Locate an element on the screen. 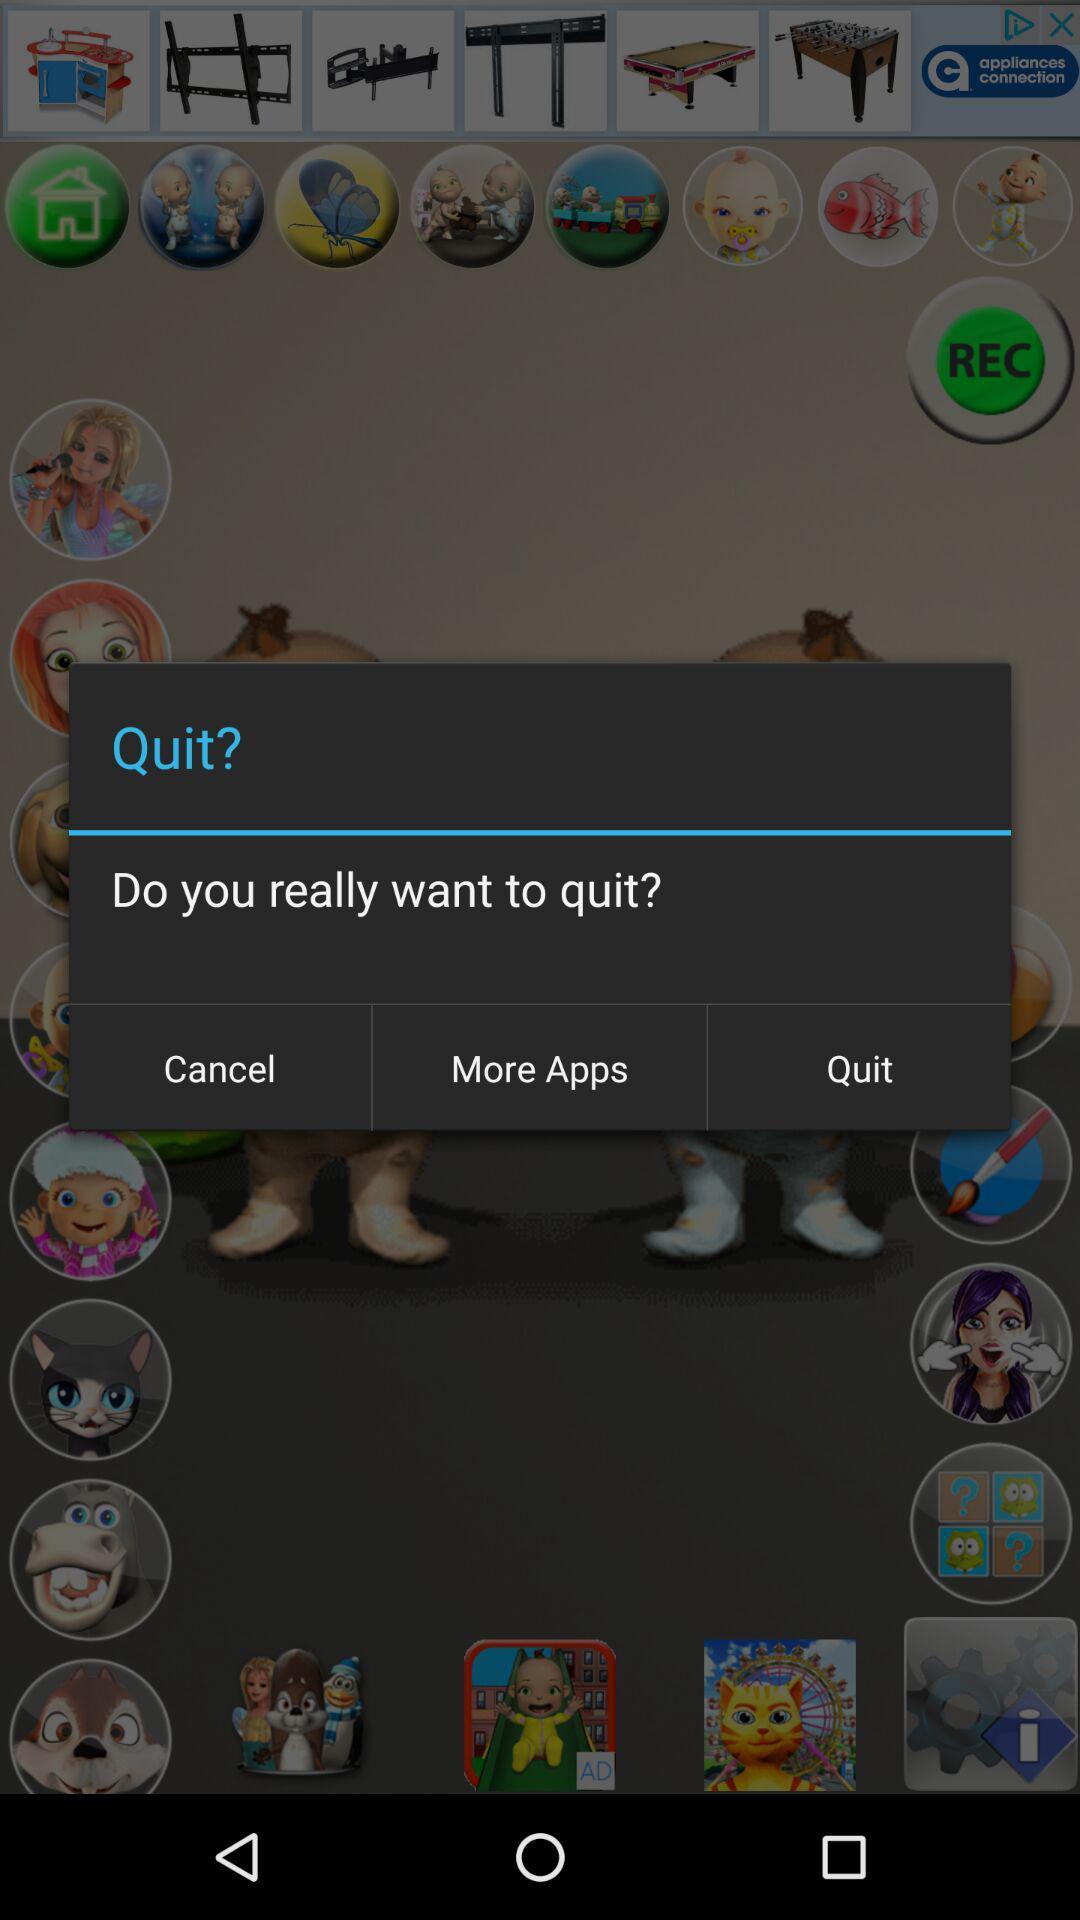 Image resolution: width=1080 pixels, height=1920 pixels. shows home icon is located at coordinates (66, 206).